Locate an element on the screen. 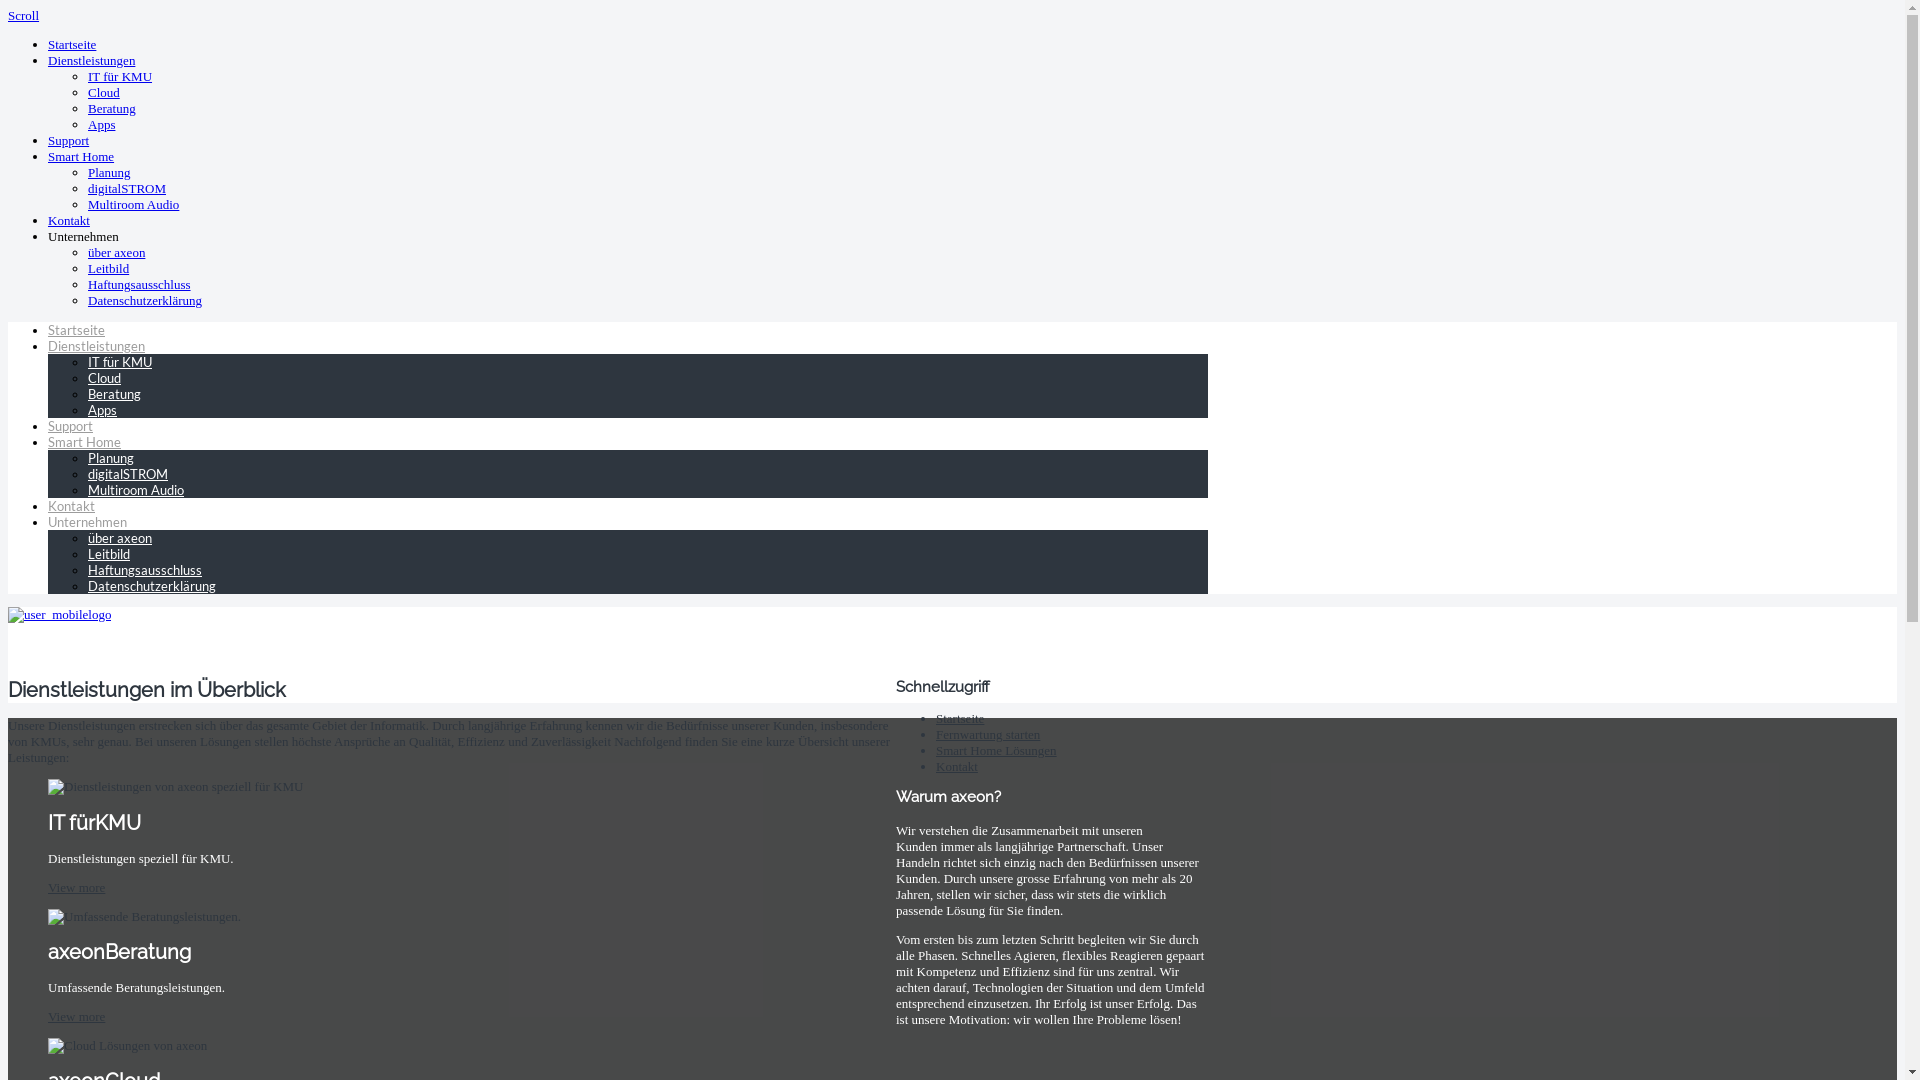 The width and height of the screenshot is (1920, 1080). 'digitalSTROM' is located at coordinates (125, 188).